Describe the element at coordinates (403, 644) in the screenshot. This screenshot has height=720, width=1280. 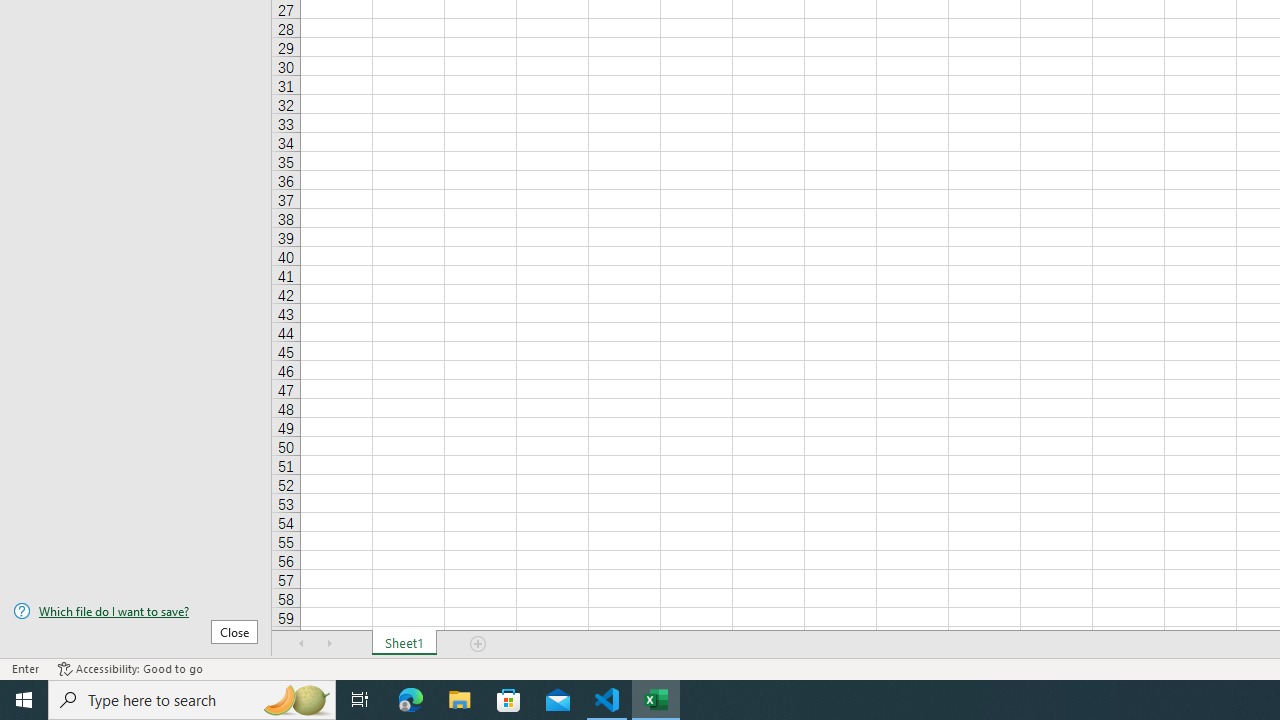
I see `'Sheet1'` at that location.